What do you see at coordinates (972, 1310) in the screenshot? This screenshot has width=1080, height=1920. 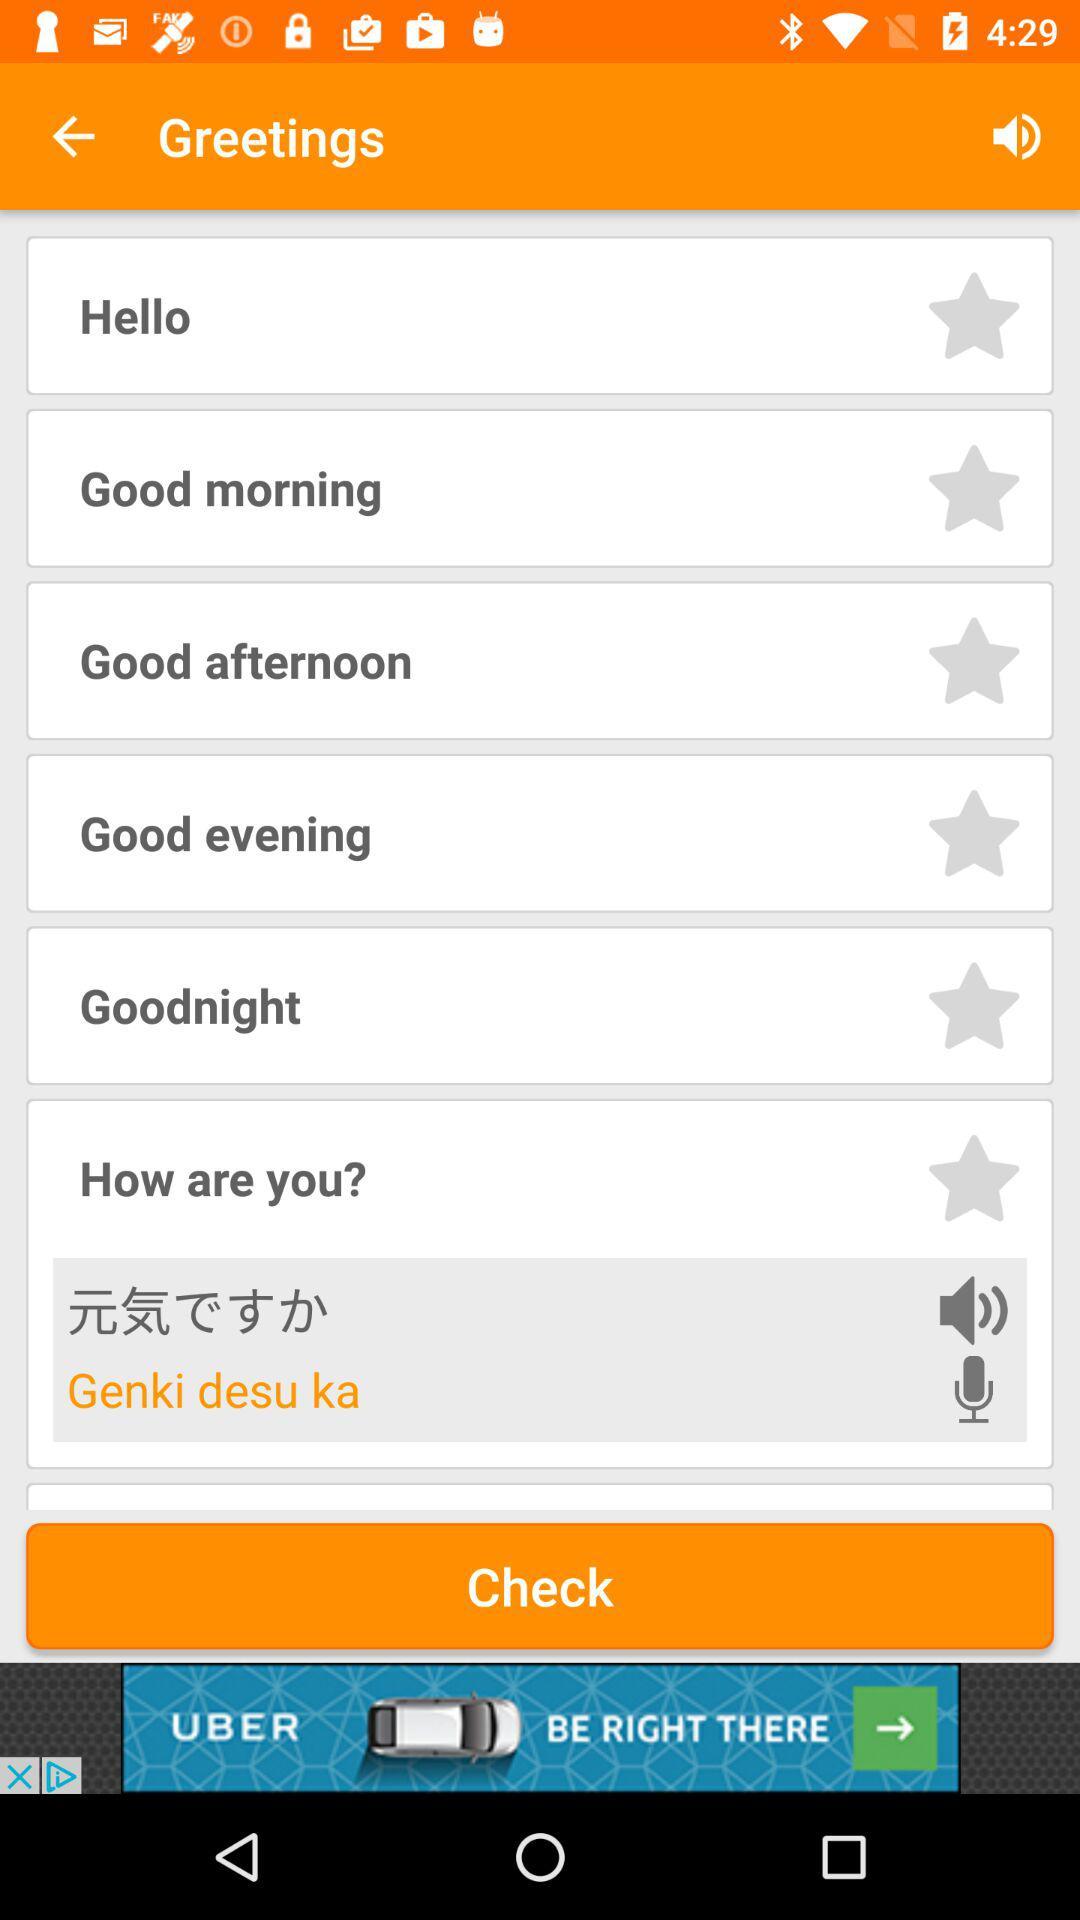 I see `audio` at bounding box center [972, 1310].